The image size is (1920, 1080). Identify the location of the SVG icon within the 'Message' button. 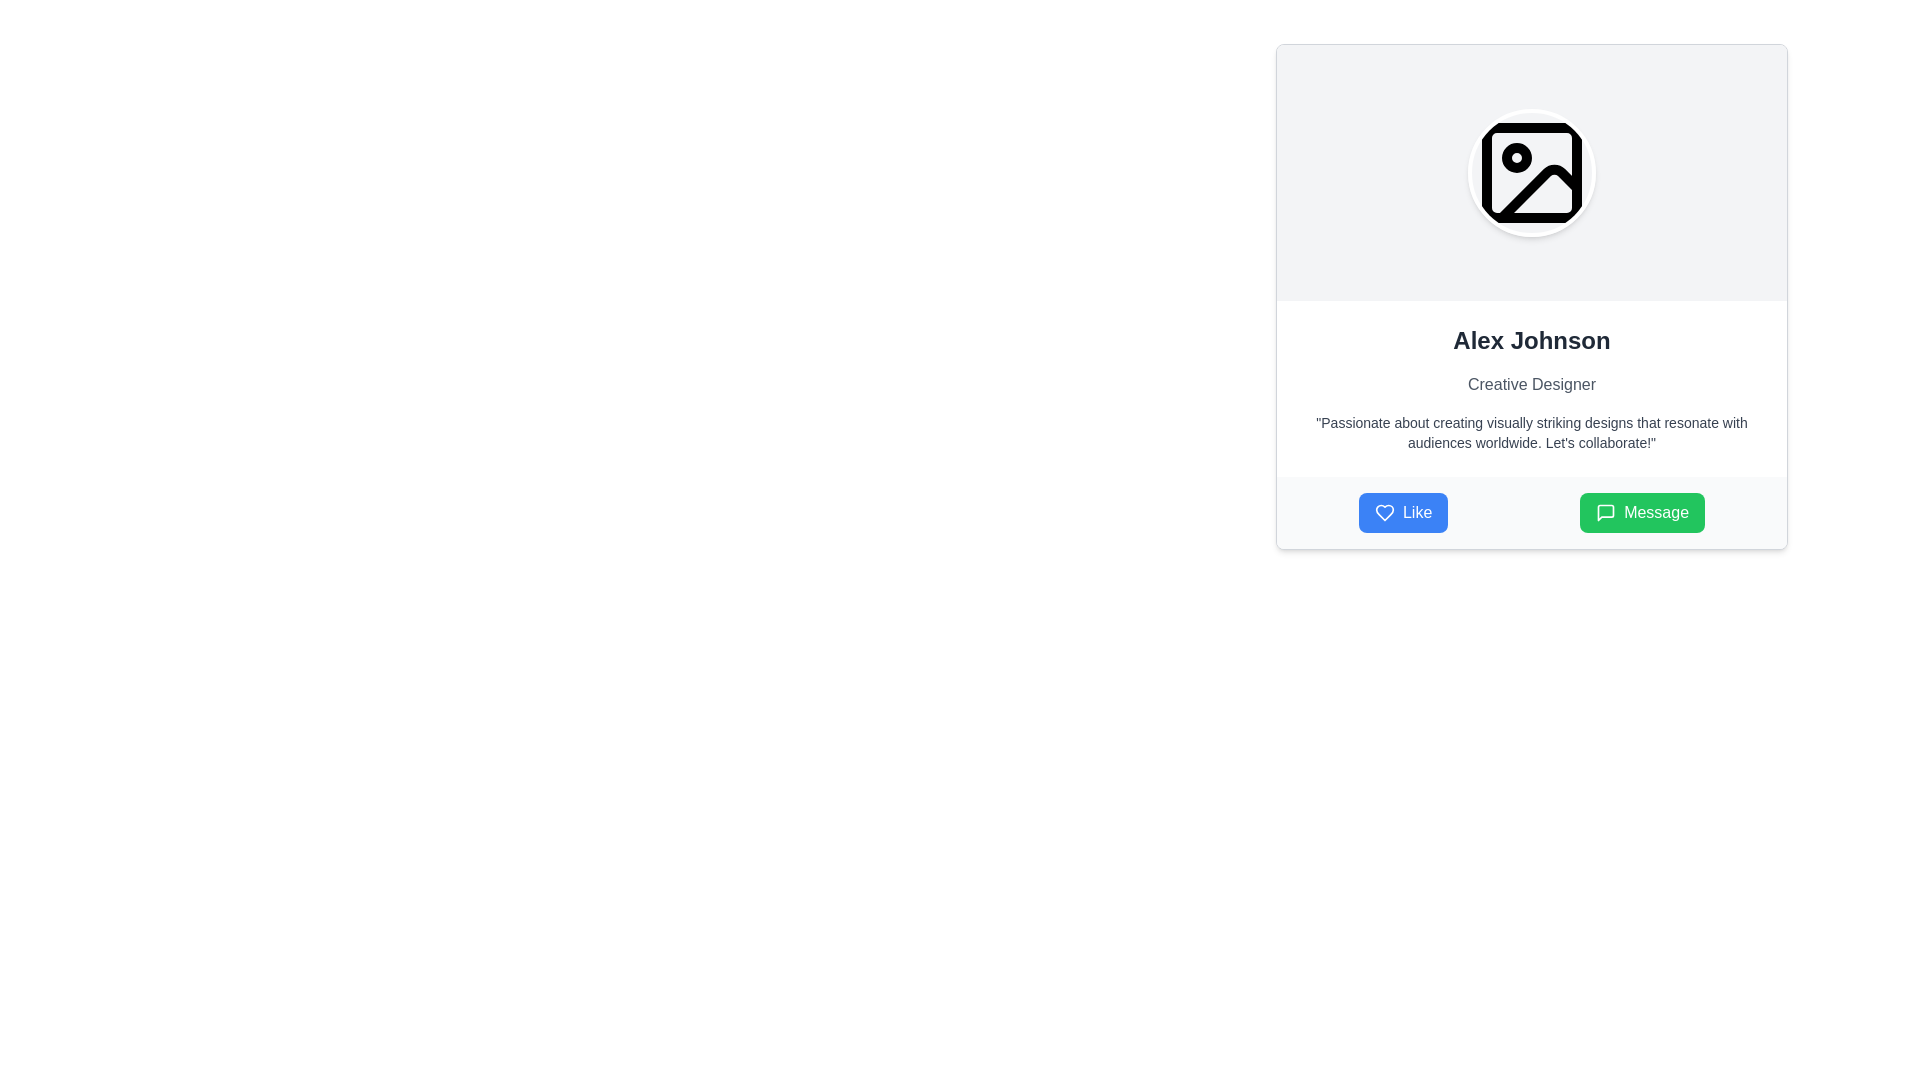
(1606, 512).